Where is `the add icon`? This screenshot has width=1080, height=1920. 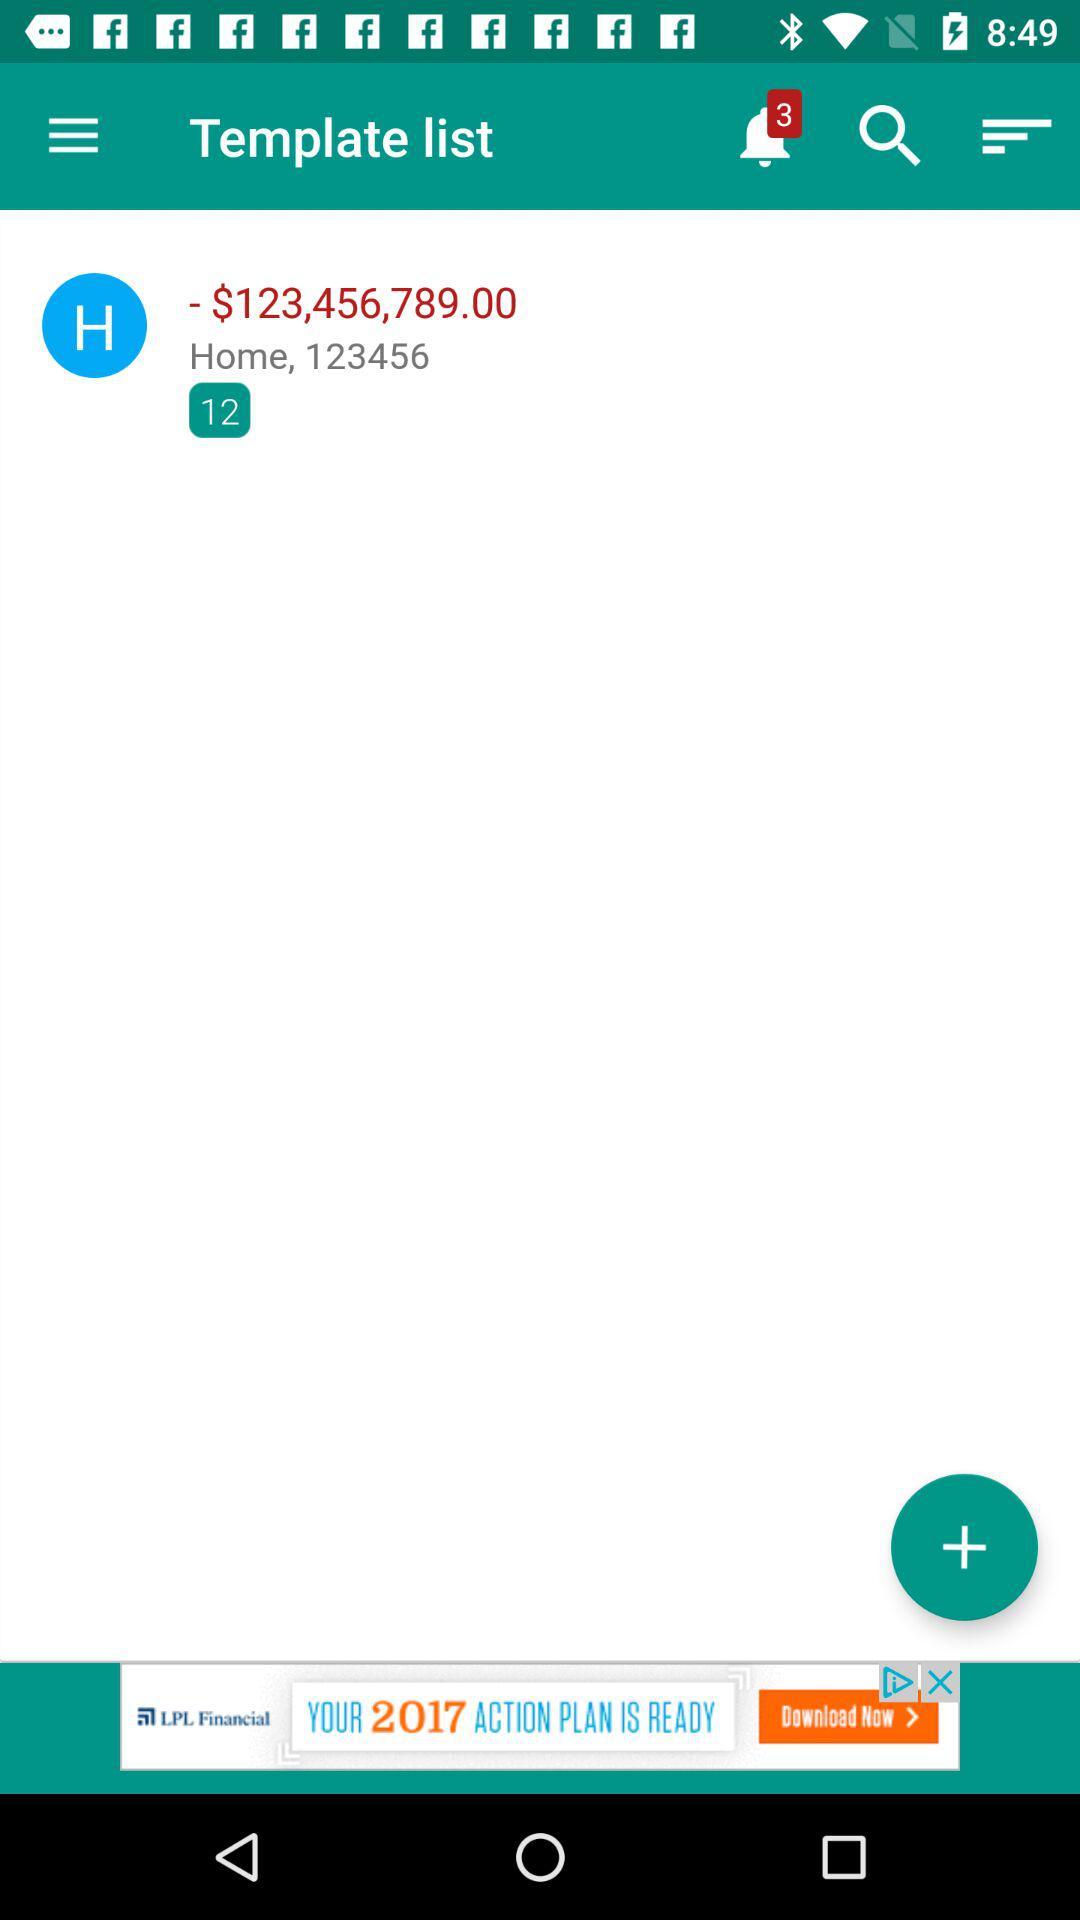
the add icon is located at coordinates (963, 1546).